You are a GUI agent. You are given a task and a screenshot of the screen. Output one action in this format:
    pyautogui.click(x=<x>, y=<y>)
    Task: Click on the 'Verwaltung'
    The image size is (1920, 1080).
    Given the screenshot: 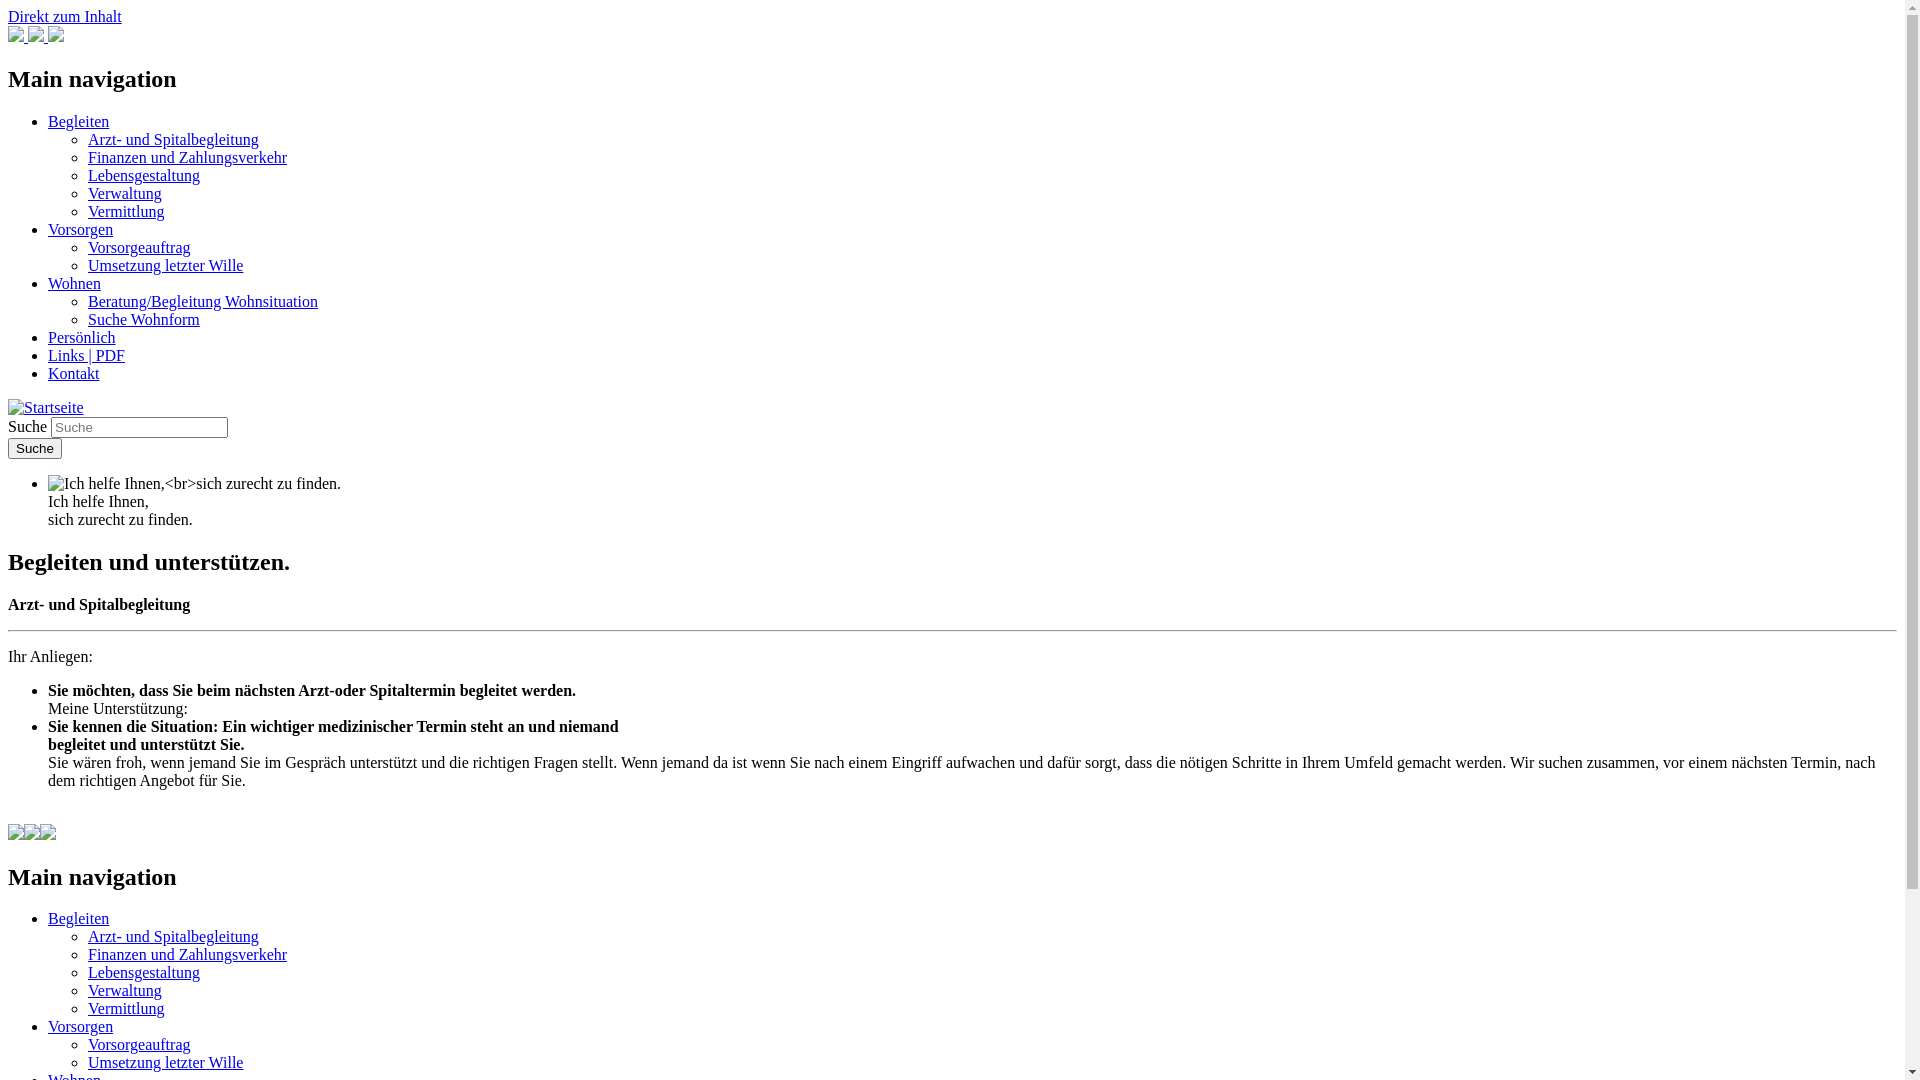 What is the action you would take?
    pyautogui.click(x=123, y=990)
    